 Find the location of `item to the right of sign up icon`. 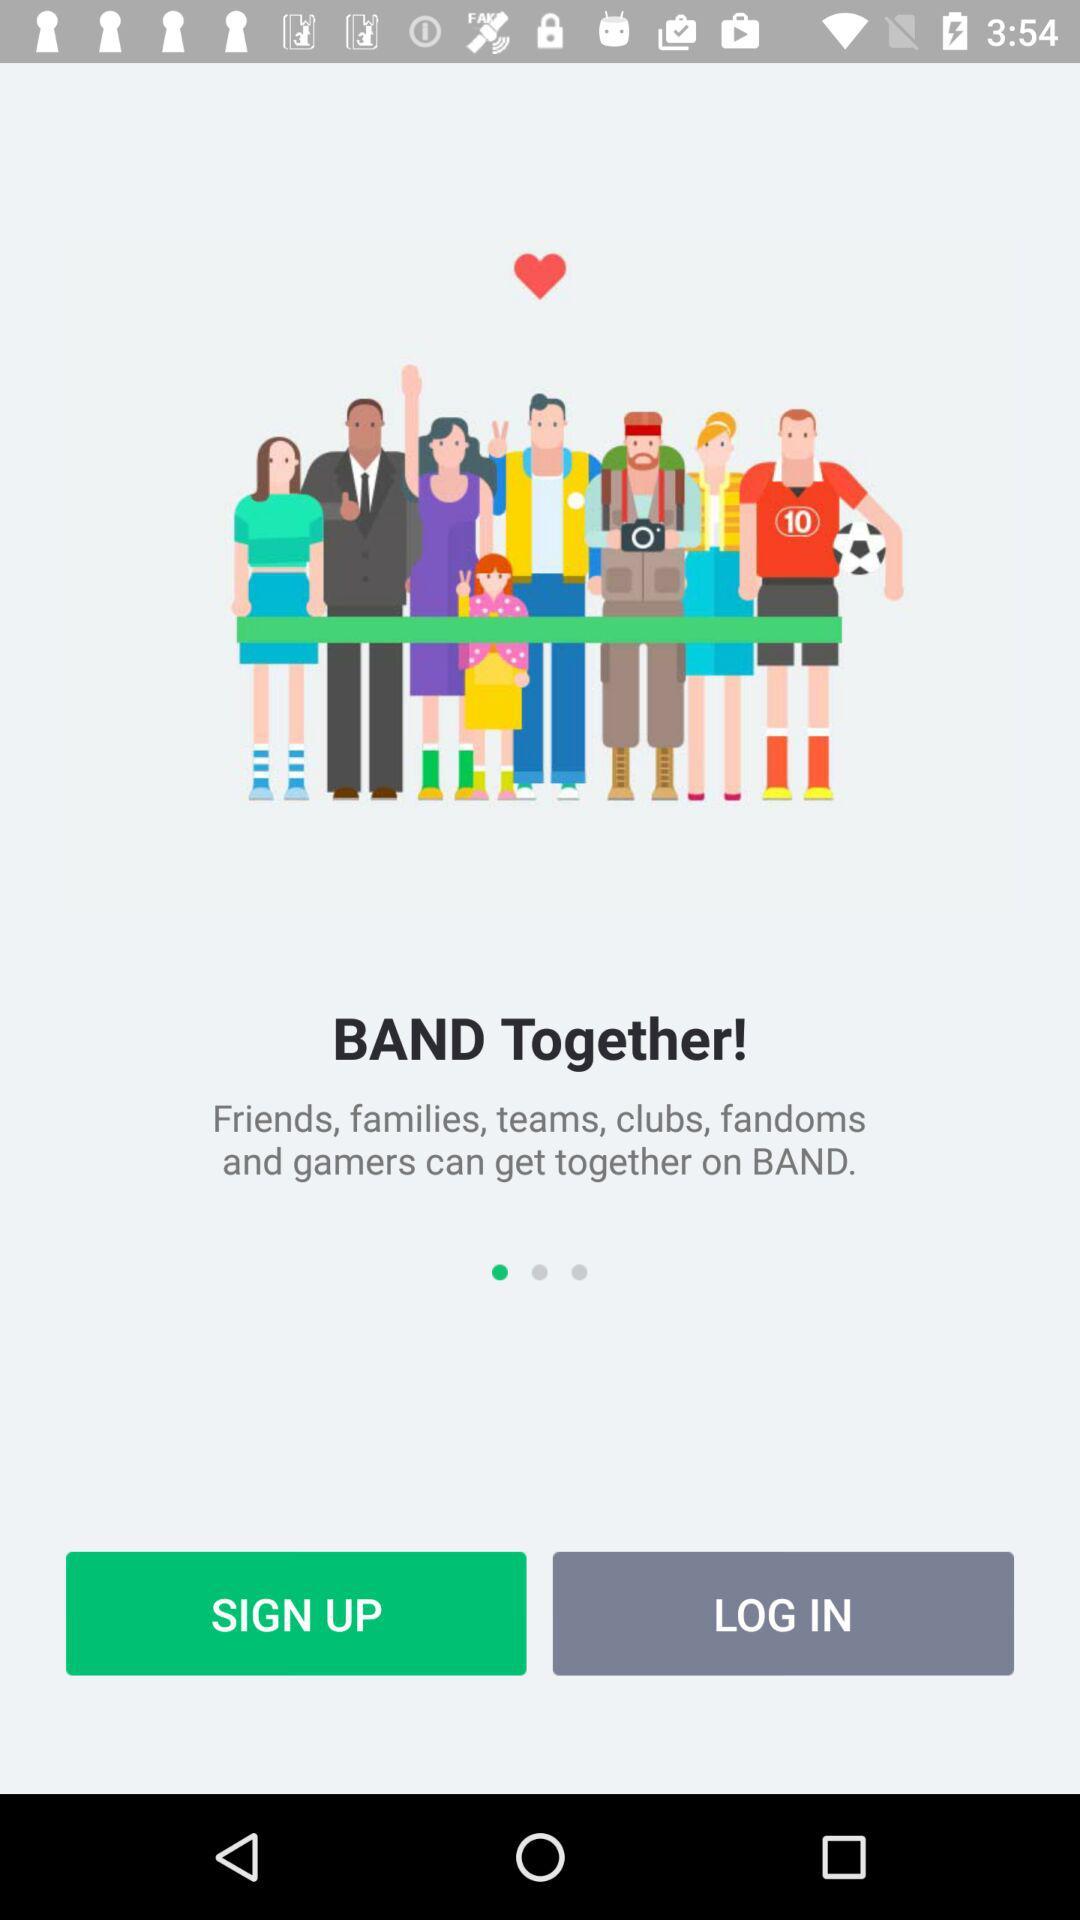

item to the right of sign up icon is located at coordinates (782, 1613).